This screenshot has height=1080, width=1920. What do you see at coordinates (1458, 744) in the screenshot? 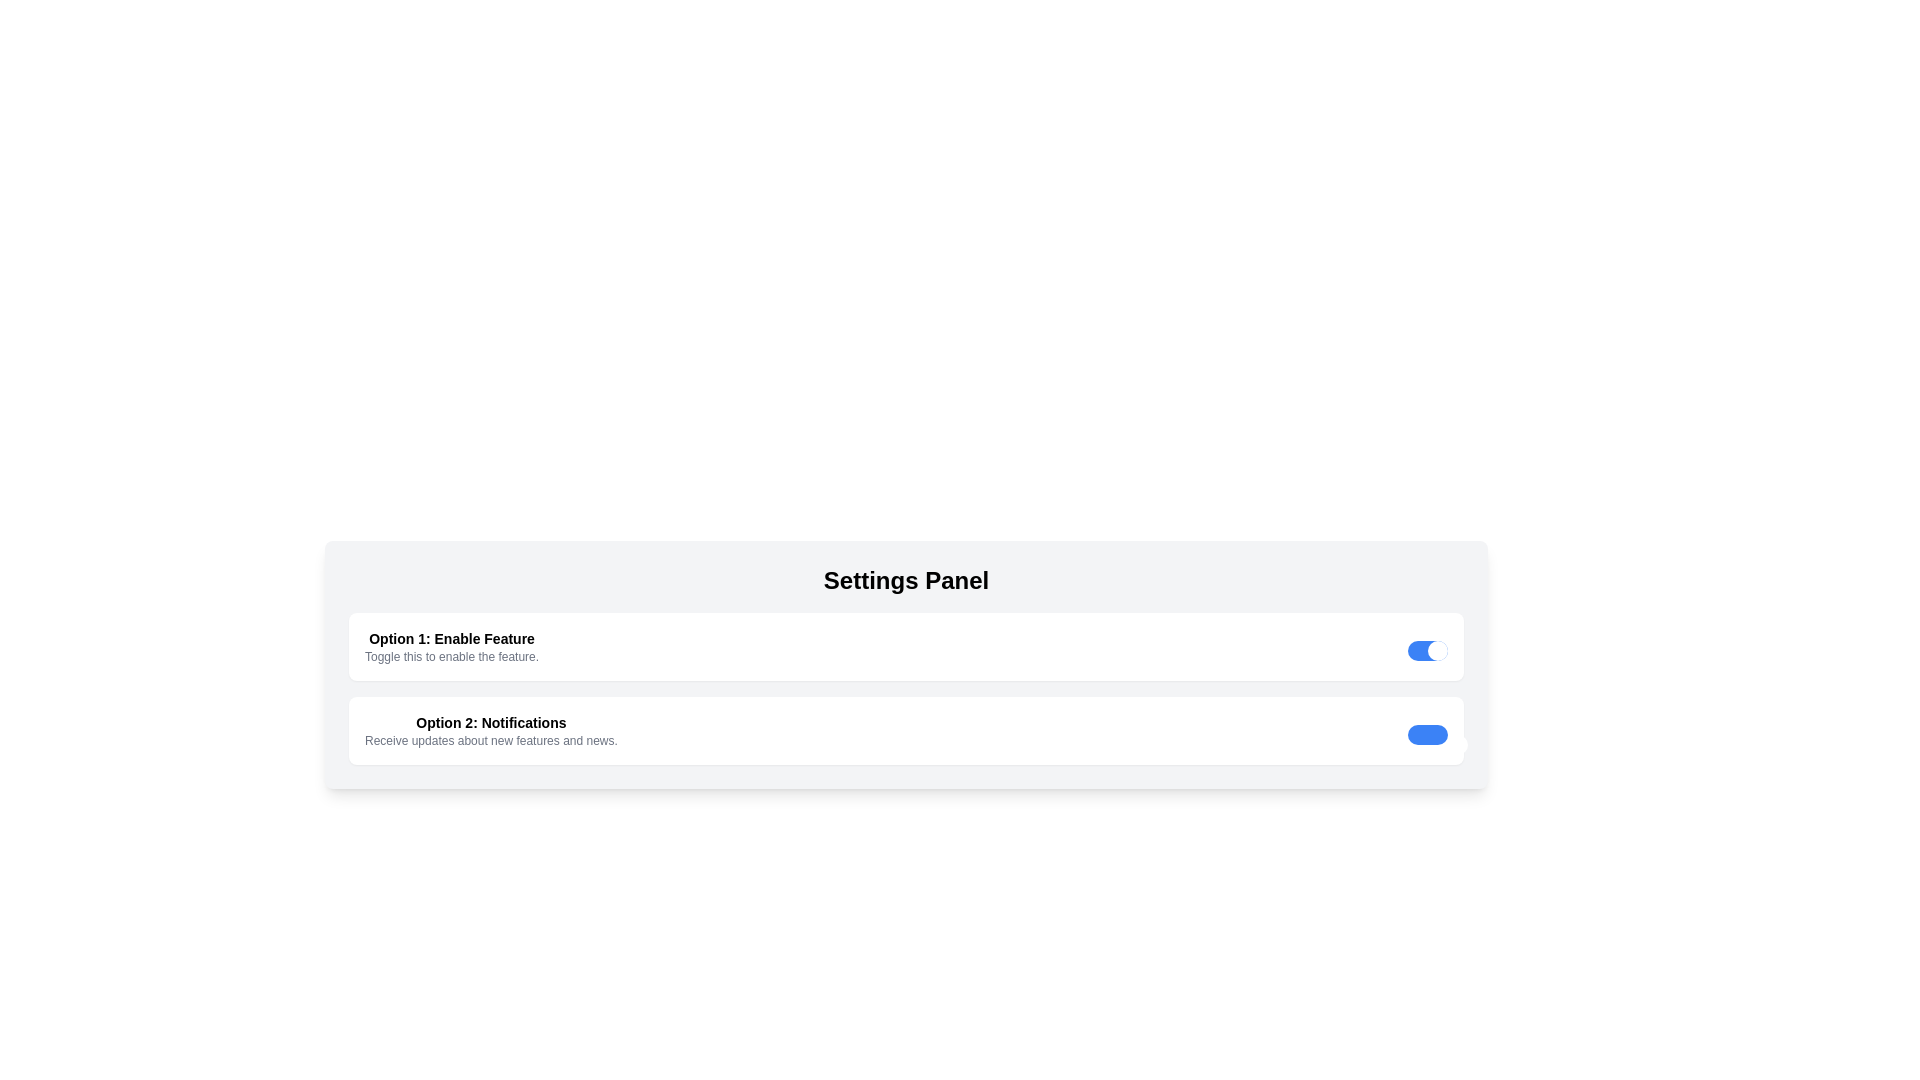
I see `the small circular white toggle knob located on the far right side of the horizontal toggle switch in the second option row of the settings panel` at bounding box center [1458, 744].